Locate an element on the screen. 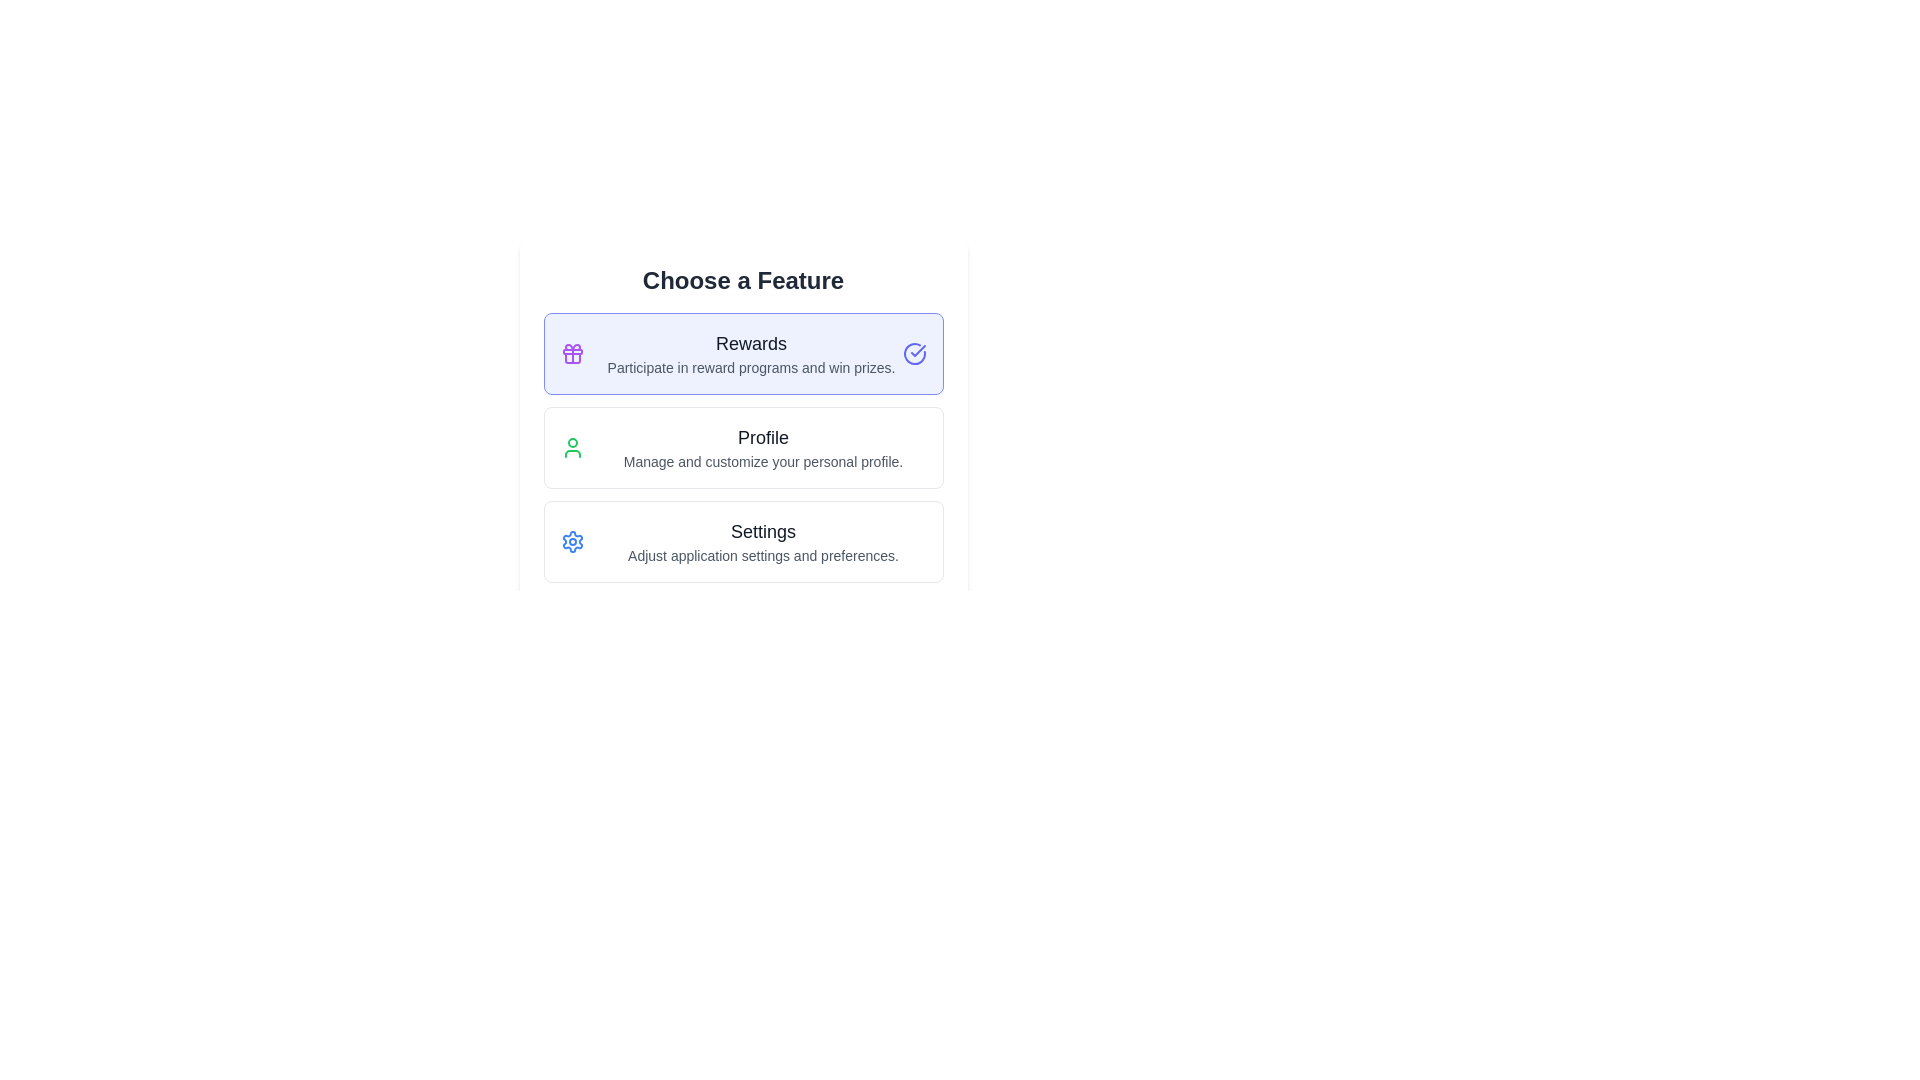 This screenshot has height=1080, width=1920. the 'Profile' text label, which is prominently displayed in bold font and located between the 'Rewards' and 'Settings' sections in the user profile functionalities area is located at coordinates (762, 437).